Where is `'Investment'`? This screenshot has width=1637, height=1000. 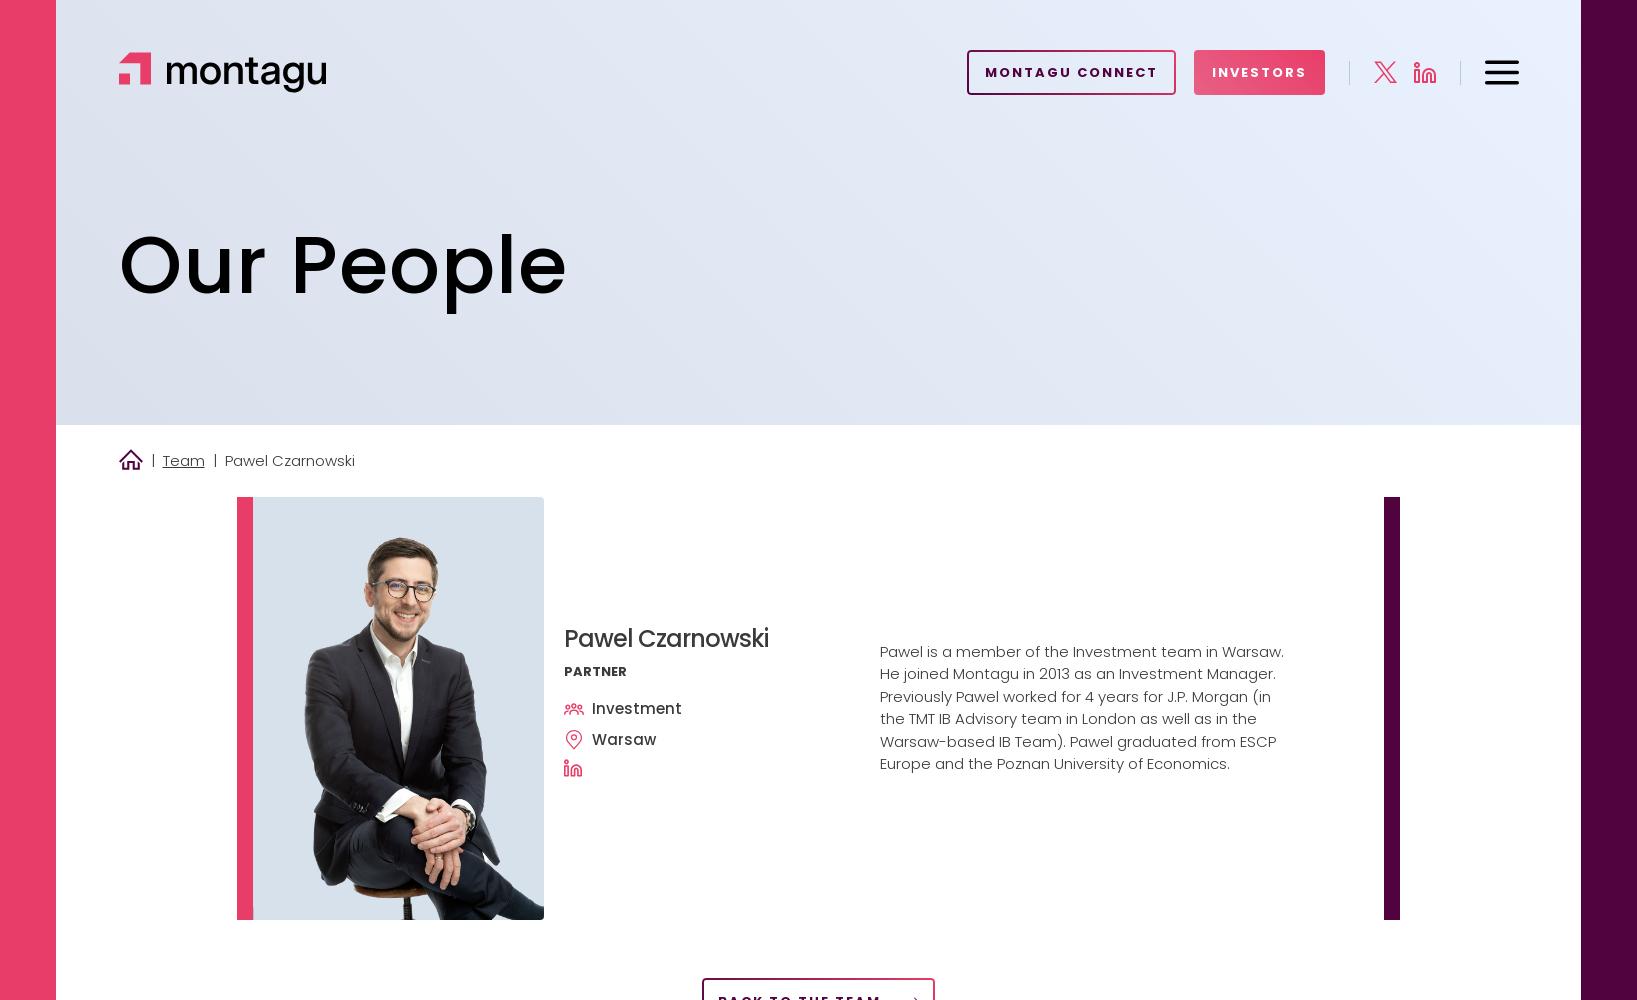 'Investment' is located at coordinates (591, 707).